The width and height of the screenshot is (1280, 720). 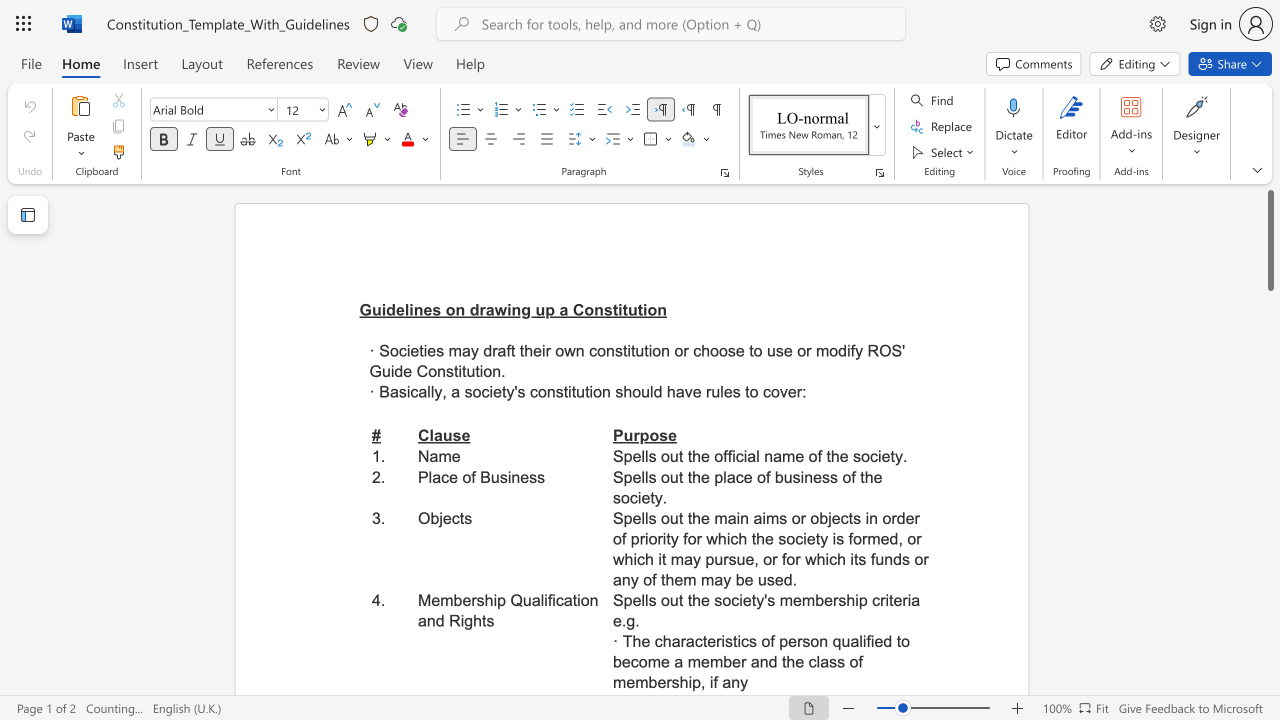 I want to click on the scrollbar to move the page down, so click(x=1269, y=678).